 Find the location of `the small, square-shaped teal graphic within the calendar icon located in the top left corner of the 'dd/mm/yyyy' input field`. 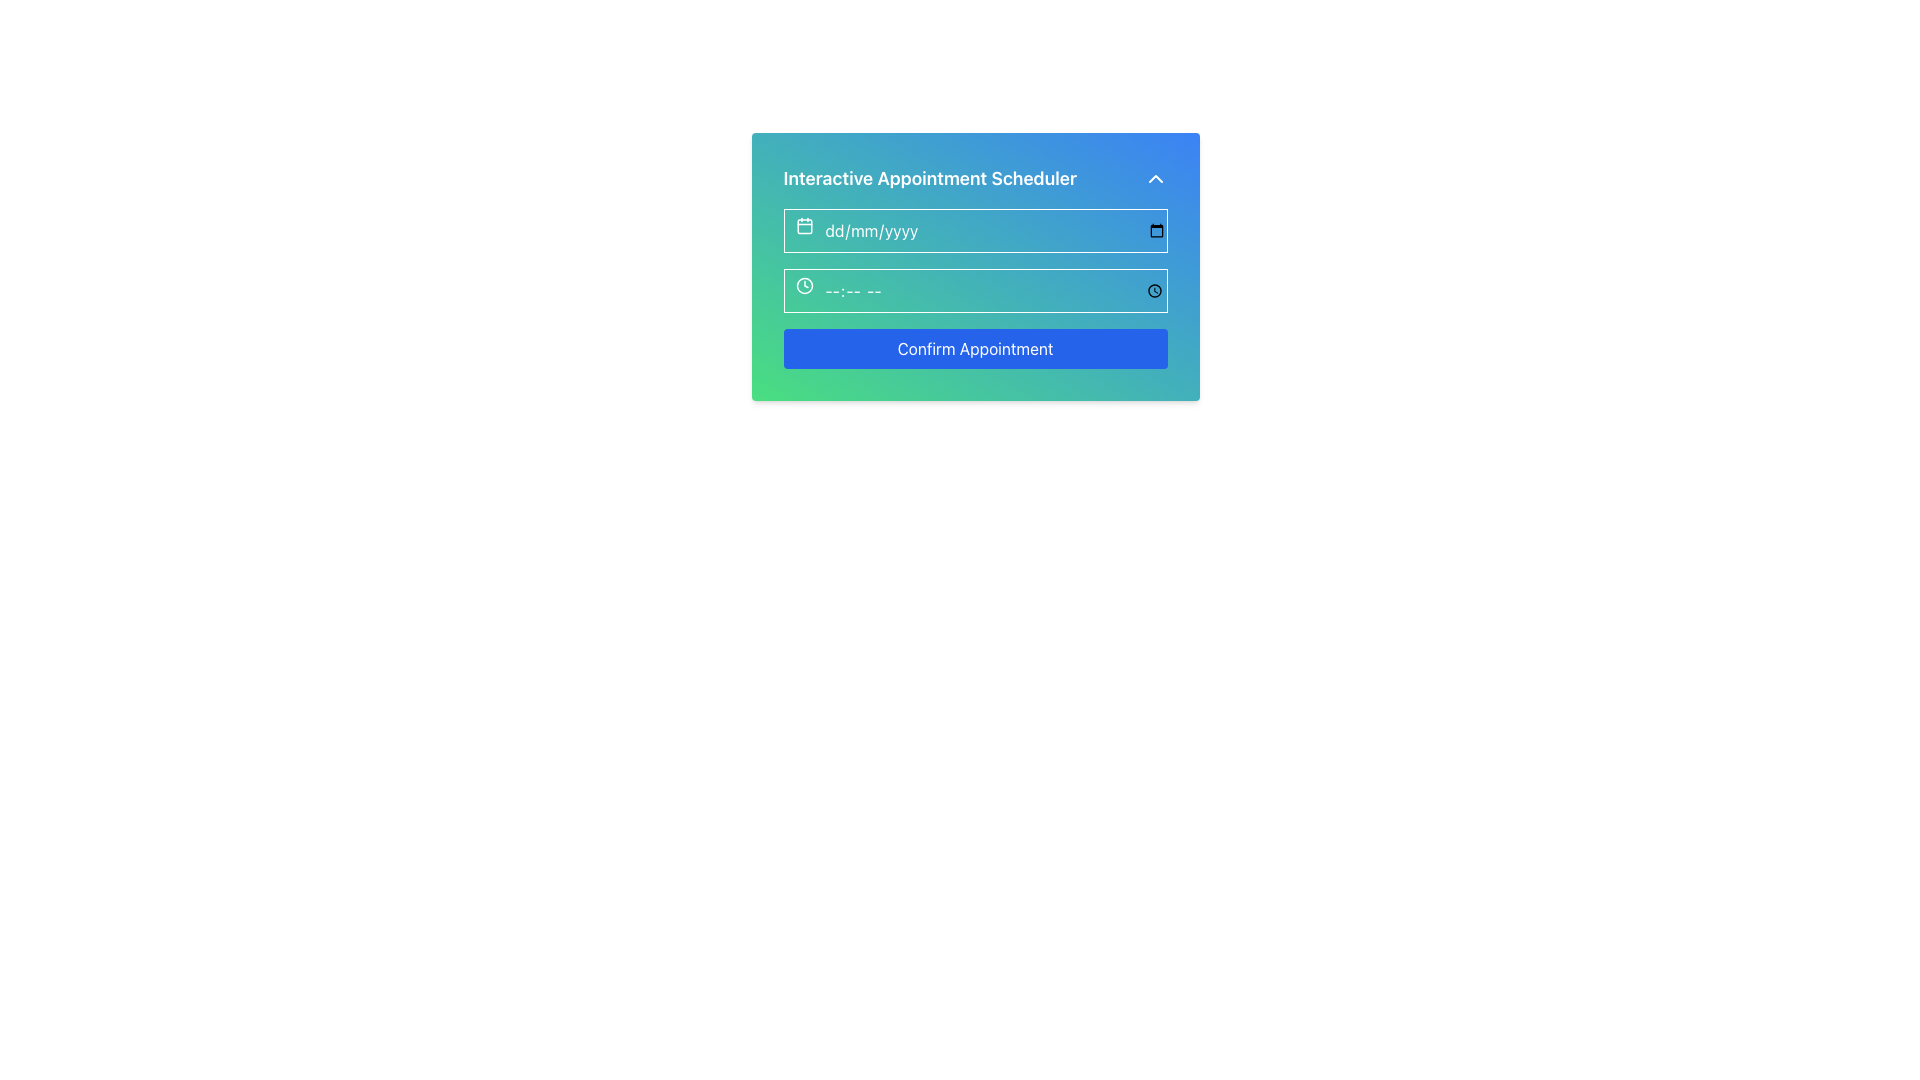

the small, square-shaped teal graphic within the calendar icon located in the top left corner of the 'dd/mm/yyyy' input field is located at coordinates (804, 225).